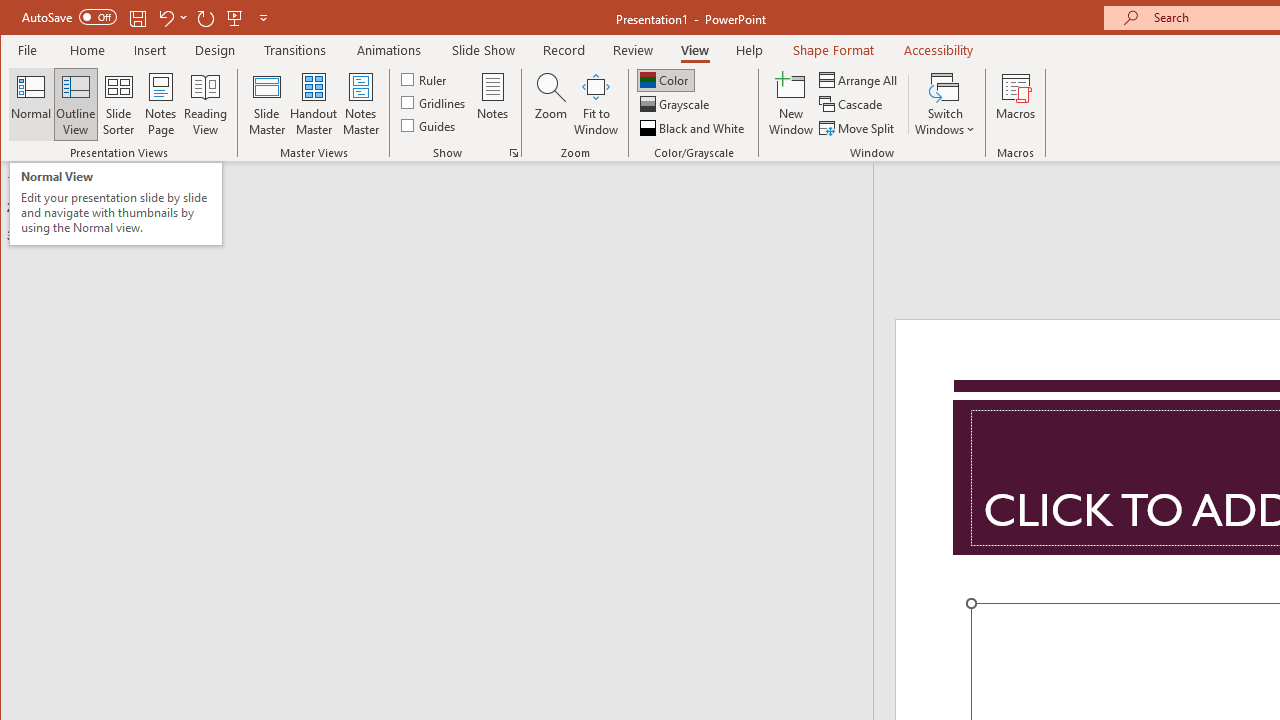 The height and width of the screenshot is (720, 1280). Describe the element at coordinates (666, 79) in the screenshot. I see `'Color'` at that location.